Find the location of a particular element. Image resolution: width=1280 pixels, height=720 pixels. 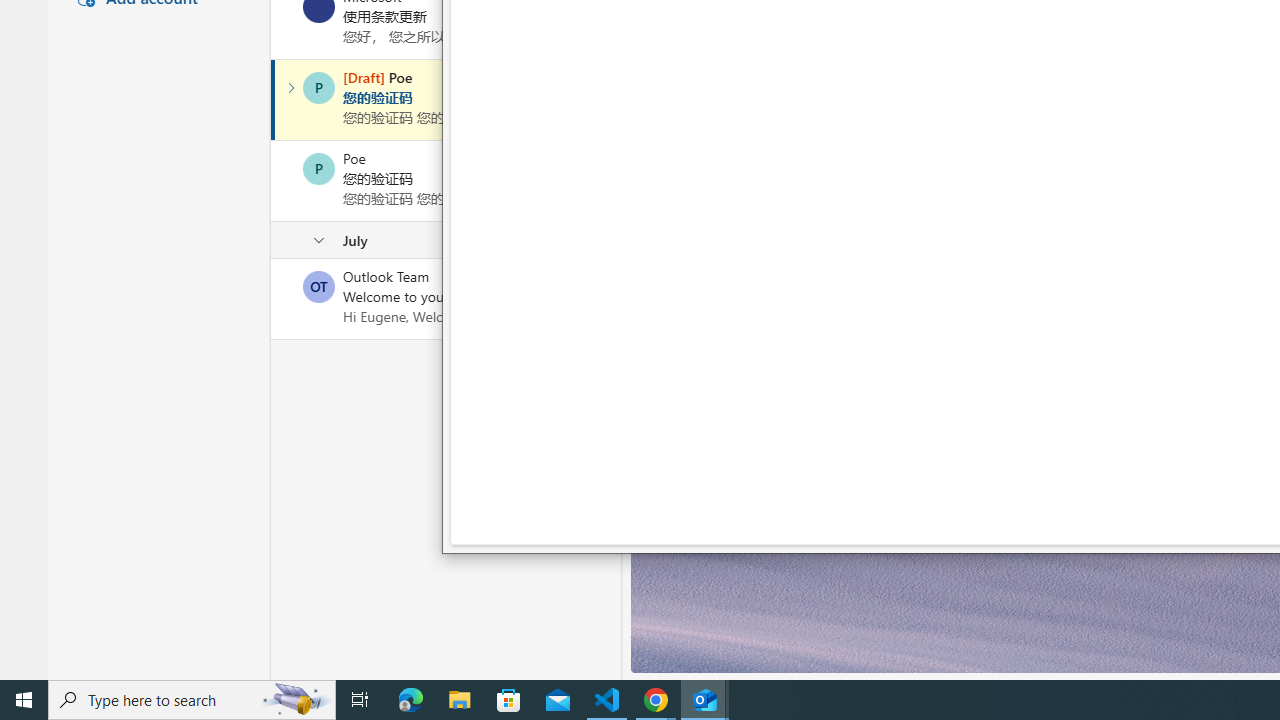

'Expand conversation' is located at coordinates (290, 87).